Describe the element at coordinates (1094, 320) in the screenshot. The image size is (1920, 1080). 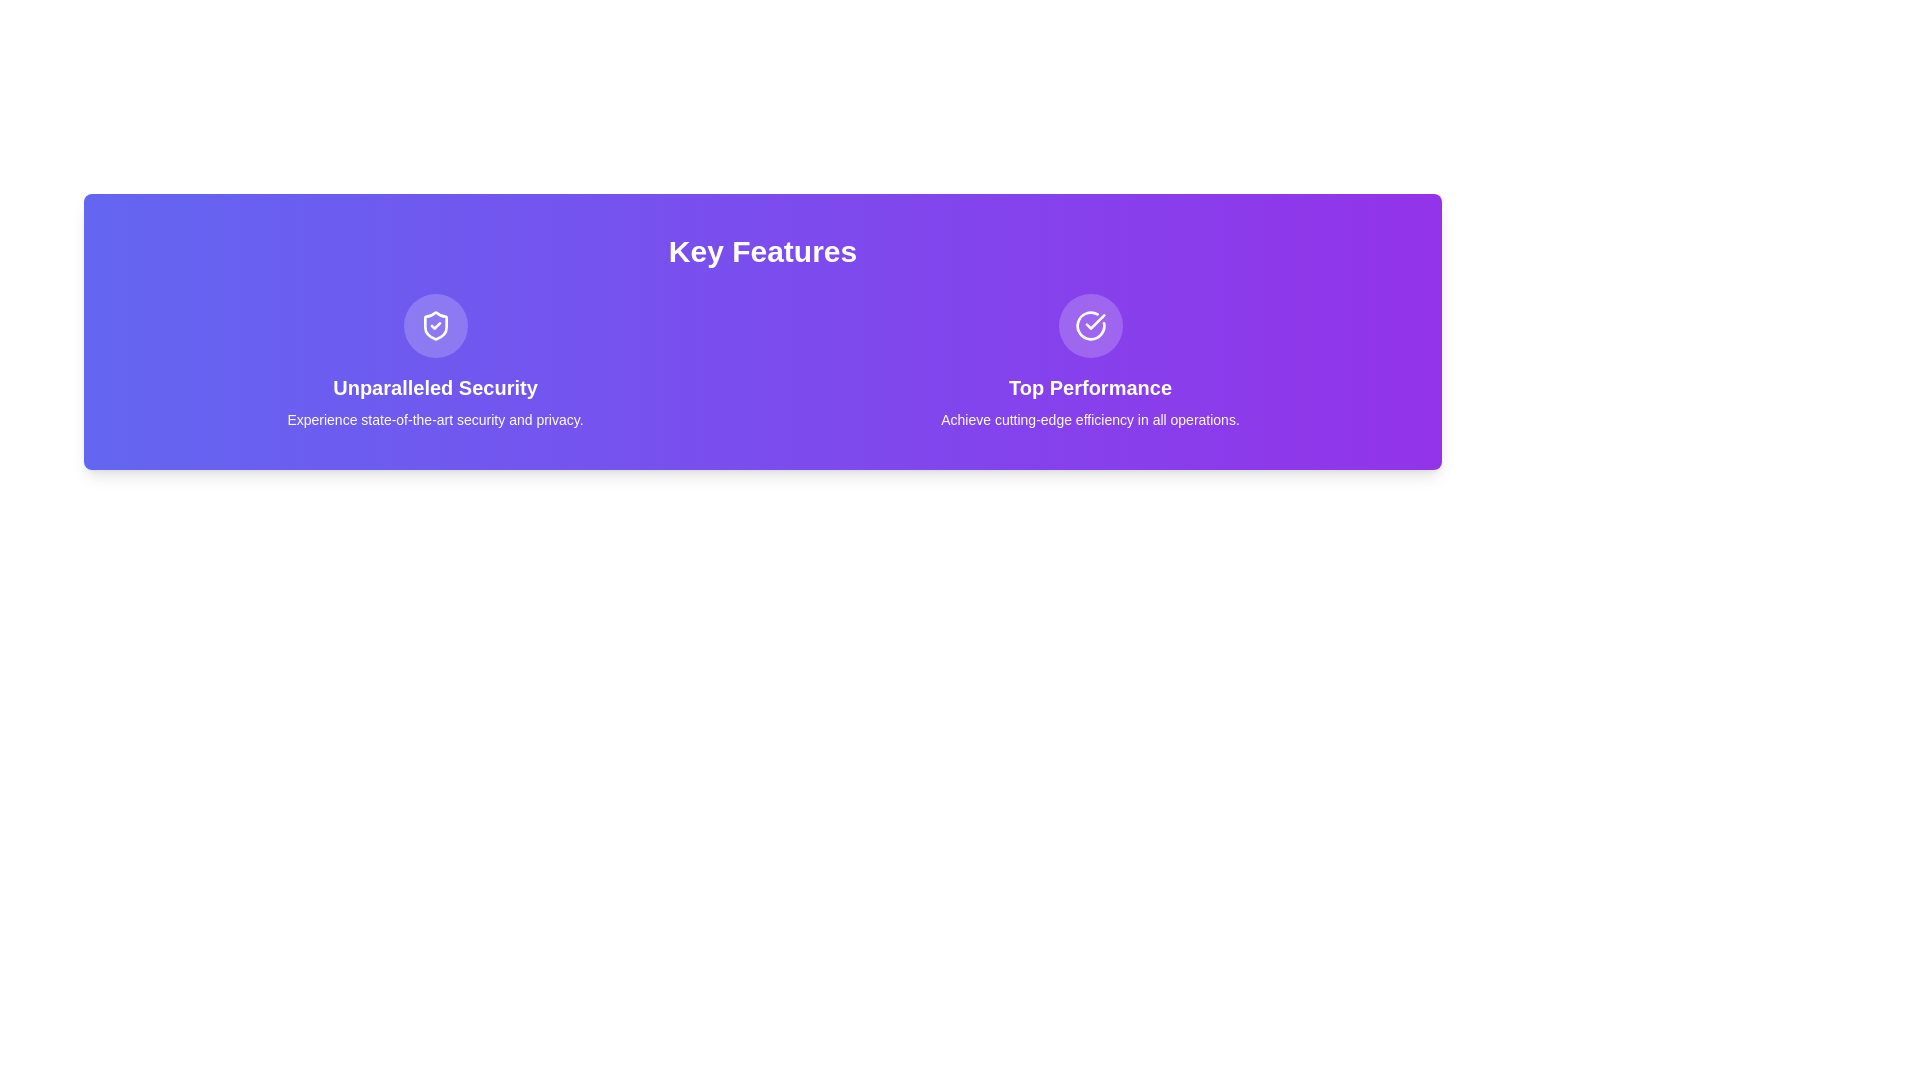
I see `the small checkmark icon within the circular frame in the 'Top Performance' feature card` at that location.